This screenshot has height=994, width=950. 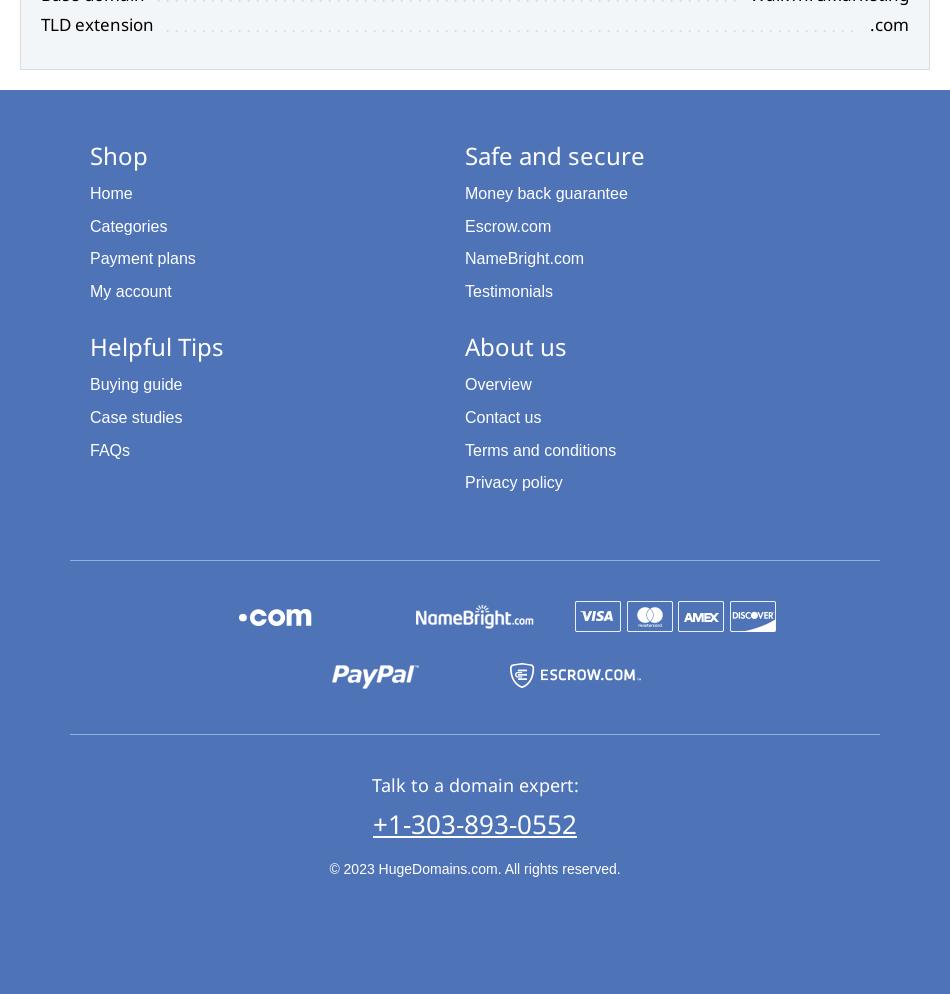 I want to click on 'Talk to a domain expert:', so click(x=473, y=784).